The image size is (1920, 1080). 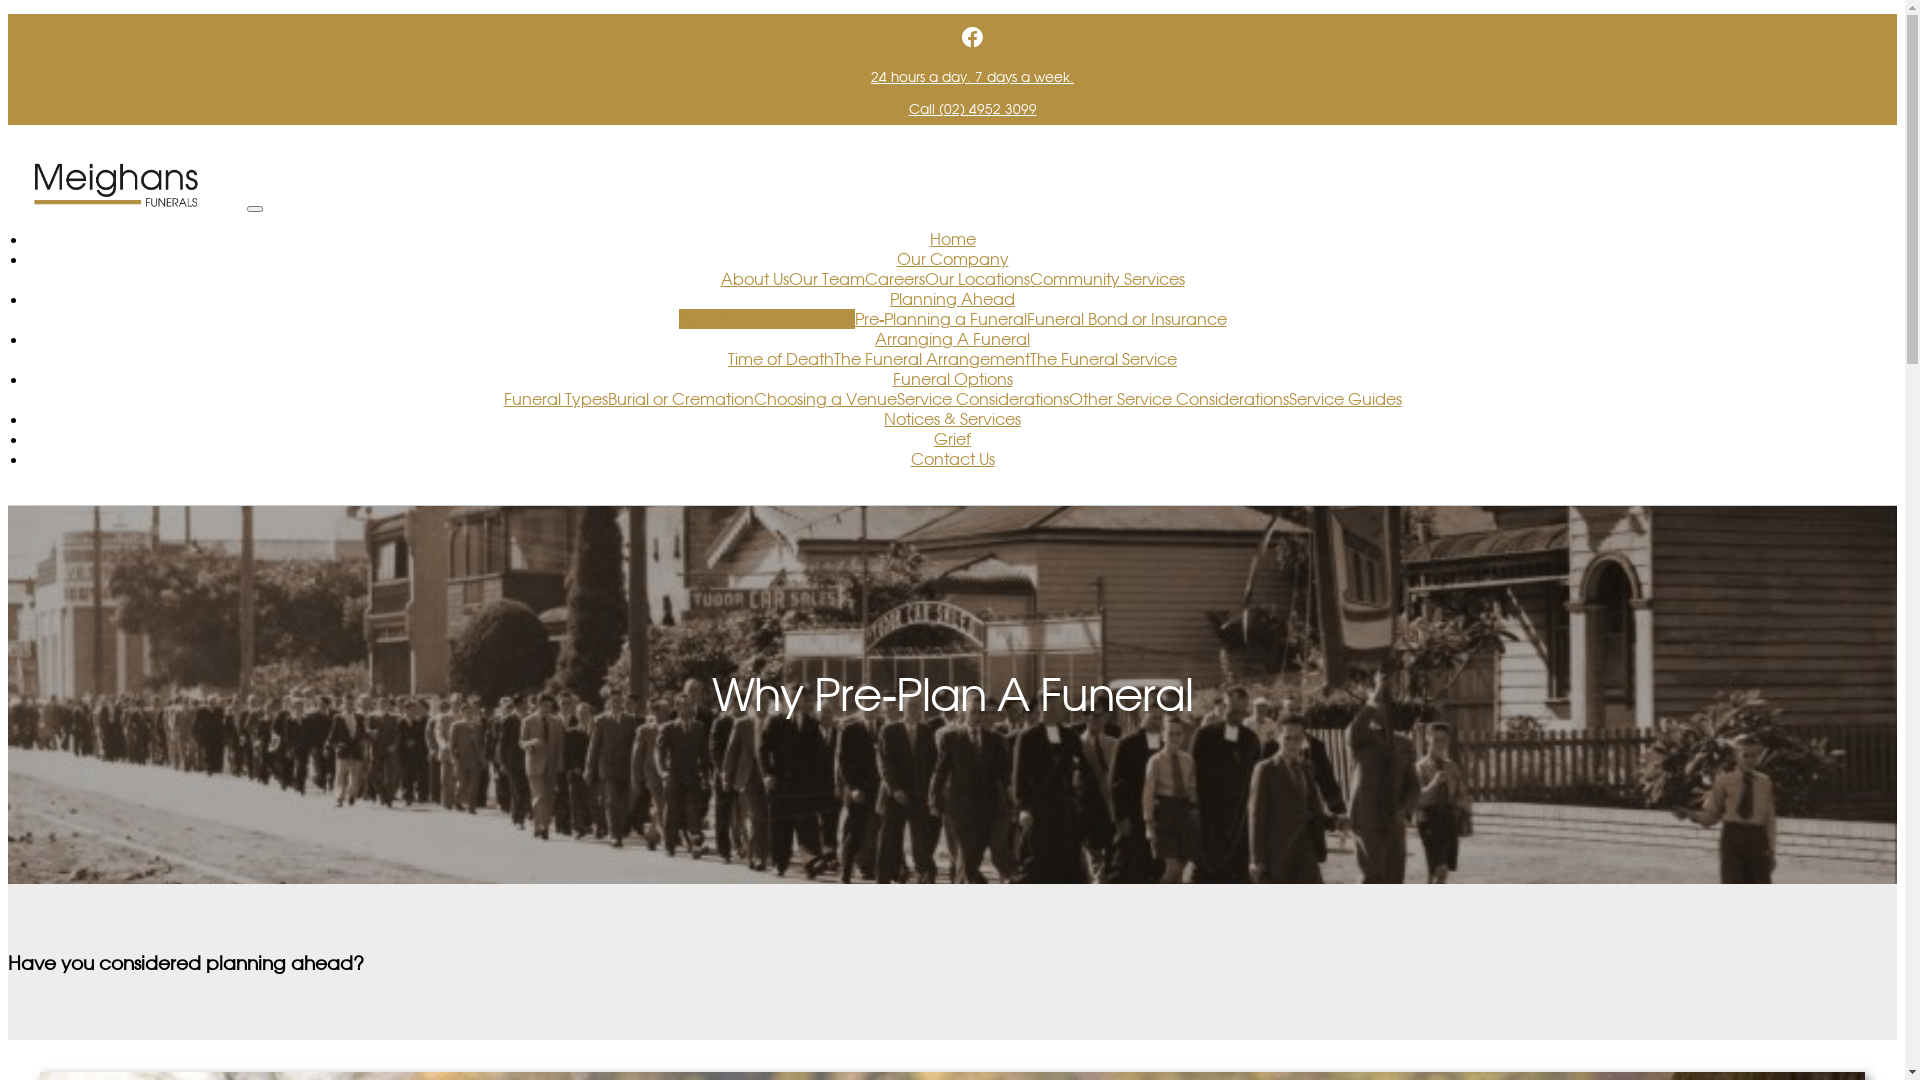 I want to click on 'Planning Ahead', so click(x=951, y=299).